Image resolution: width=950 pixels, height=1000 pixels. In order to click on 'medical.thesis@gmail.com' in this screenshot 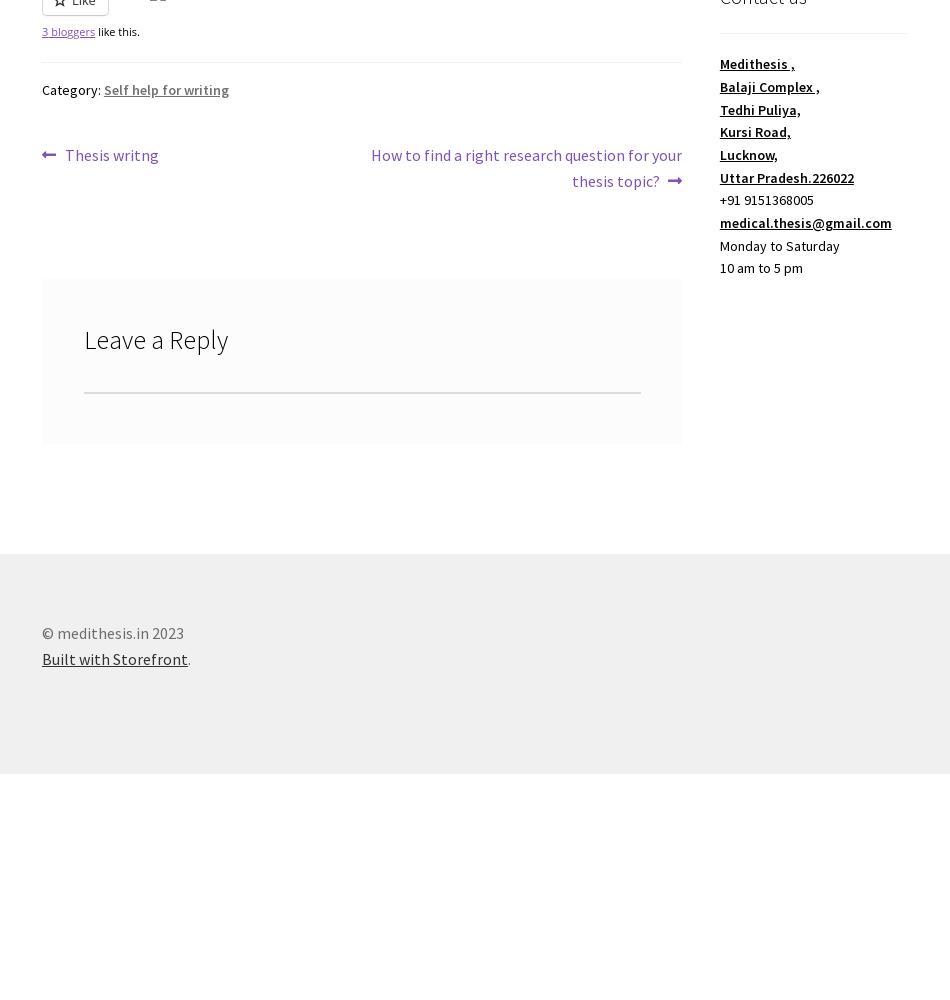, I will do `click(804, 221)`.